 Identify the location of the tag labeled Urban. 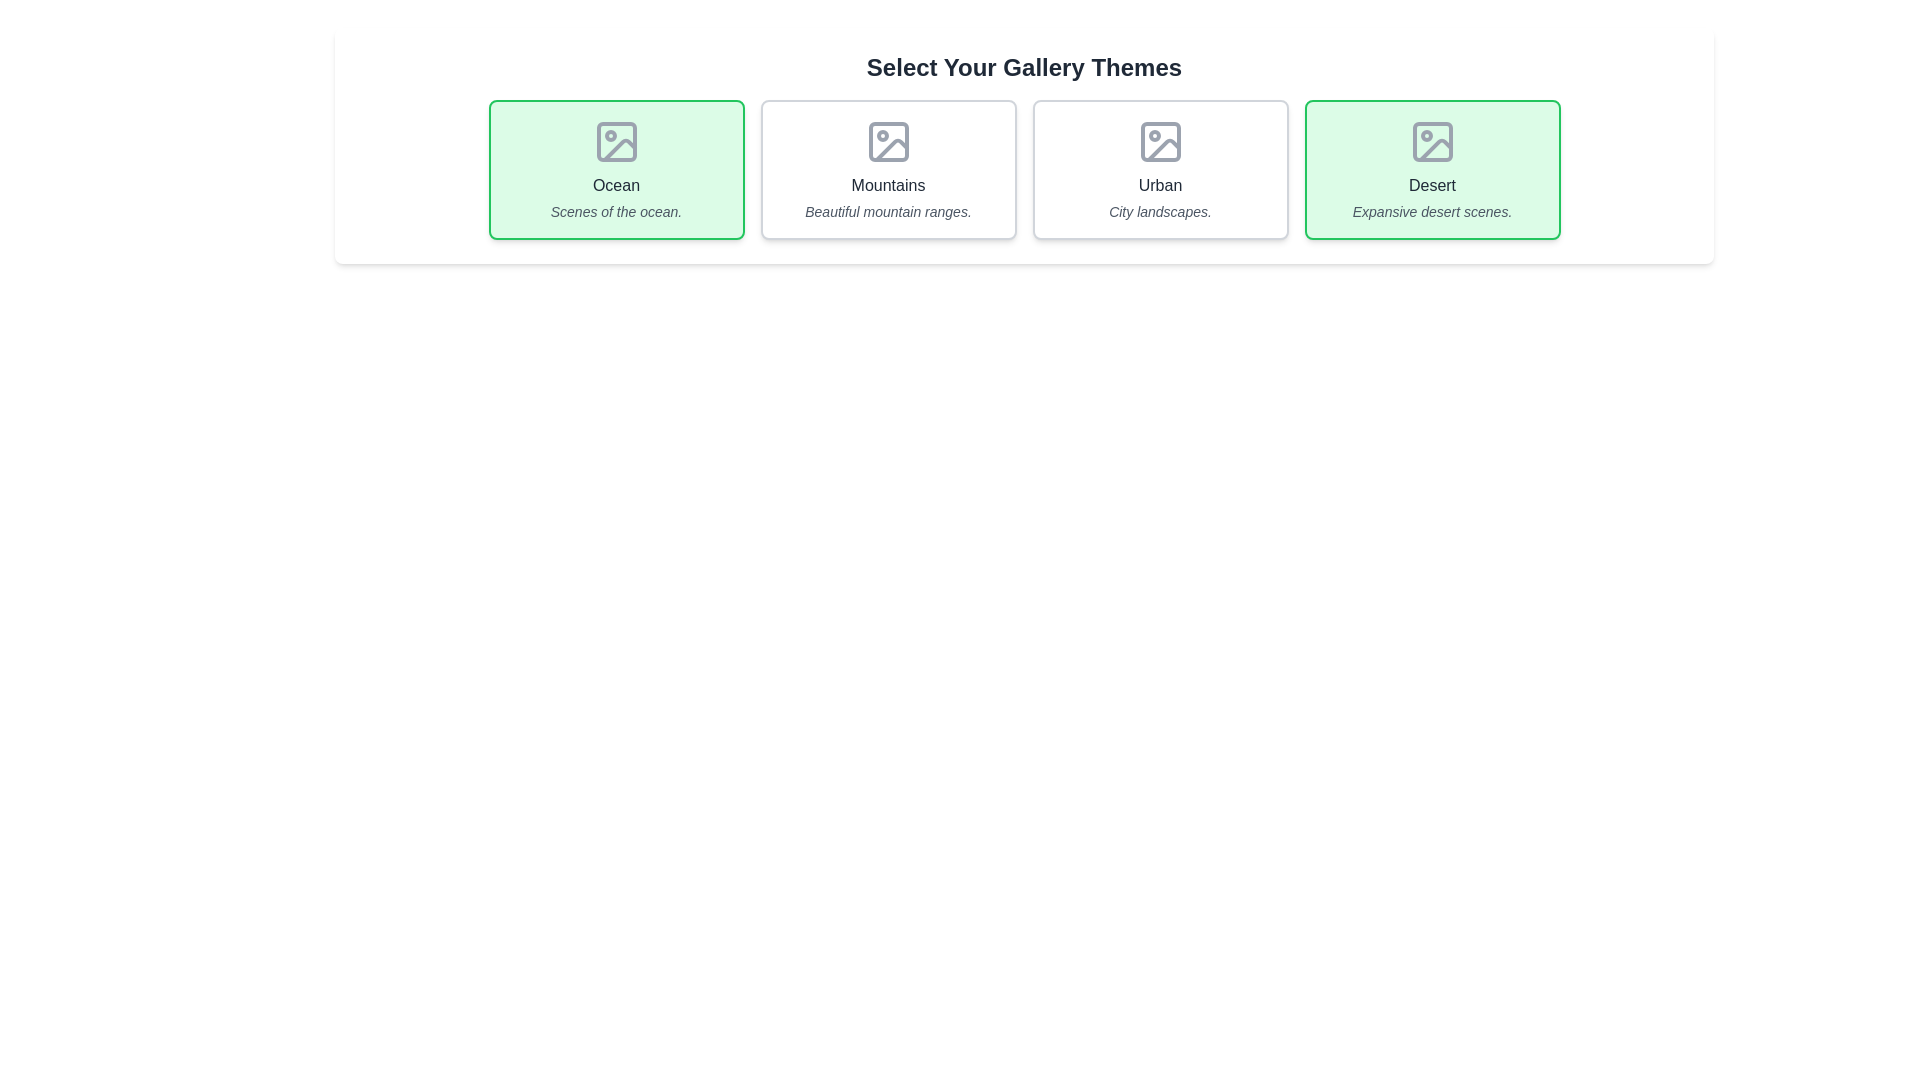
(1160, 168).